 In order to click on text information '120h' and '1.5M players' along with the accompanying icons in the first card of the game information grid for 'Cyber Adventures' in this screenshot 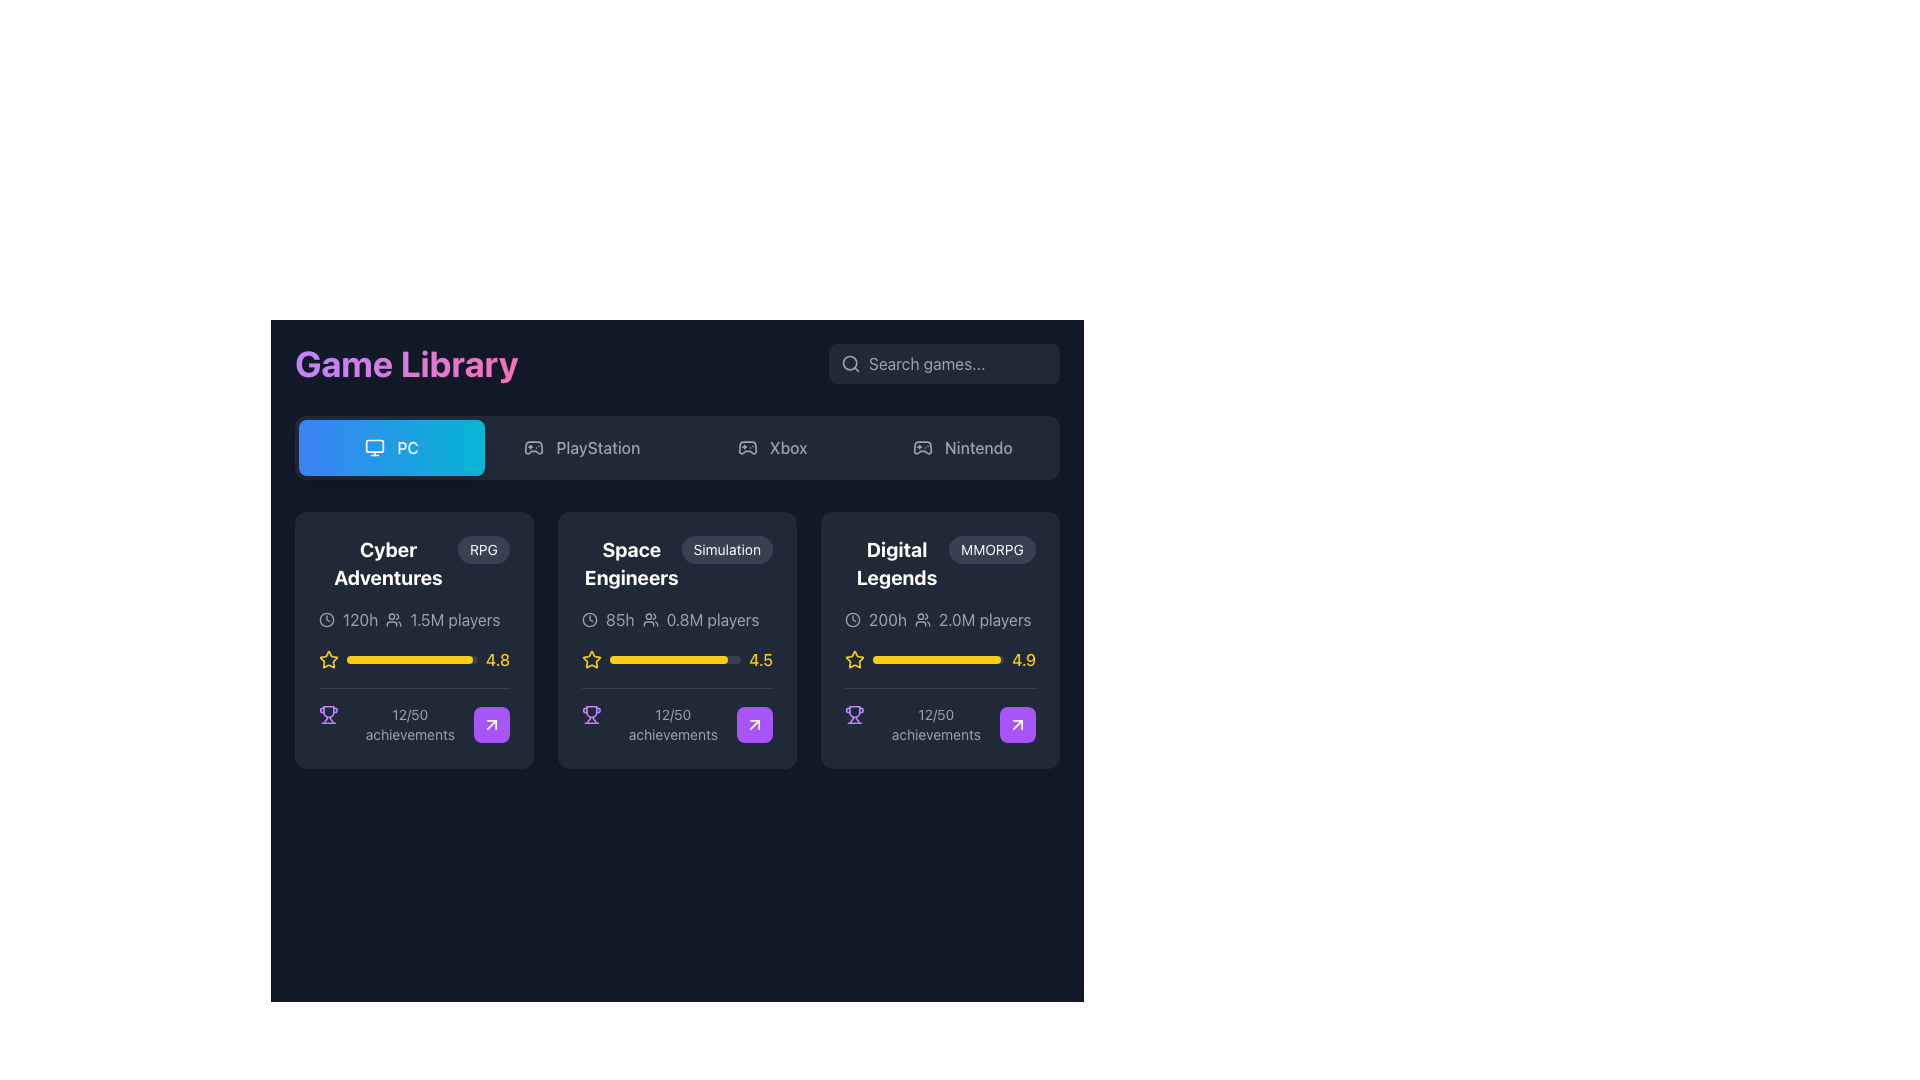, I will do `click(413, 619)`.